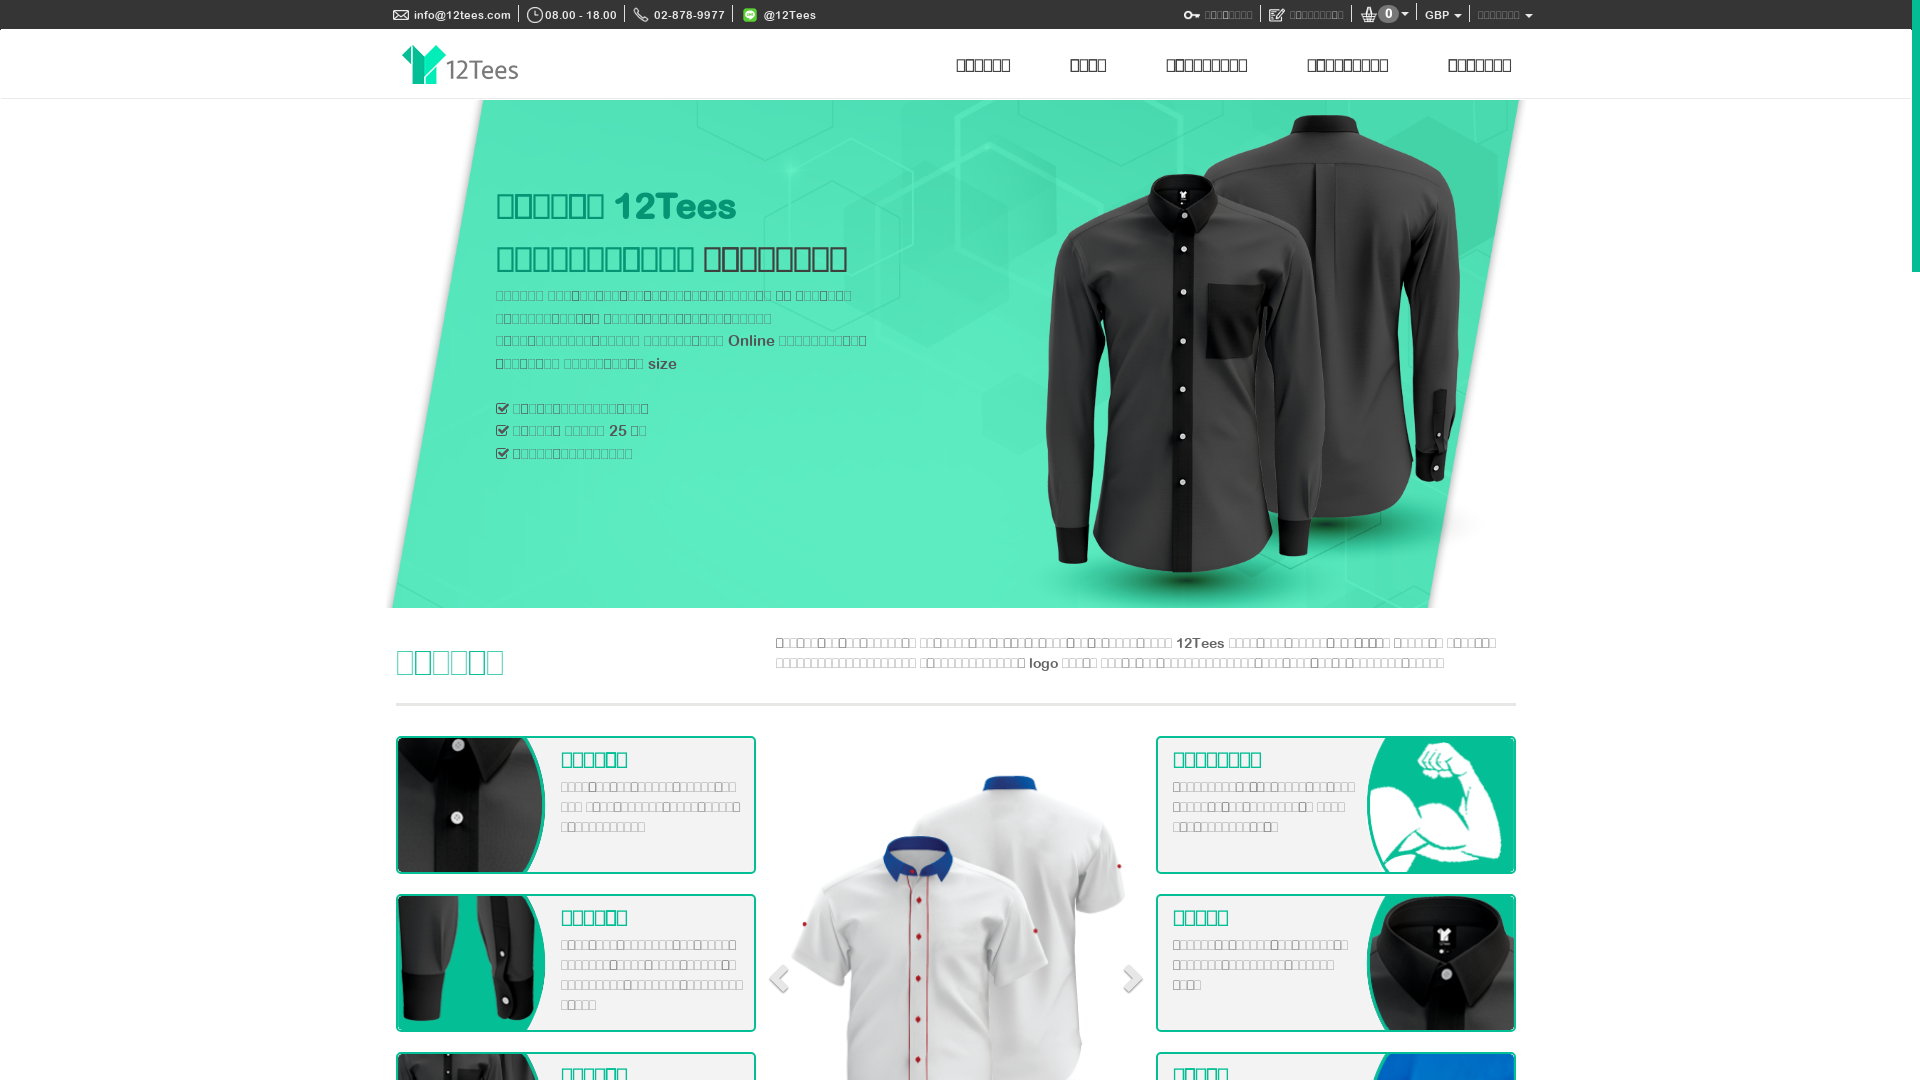 Image resolution: width=1920 pixels, height=1080 pixels. I want to click on 'Prev', so click(411, 353).